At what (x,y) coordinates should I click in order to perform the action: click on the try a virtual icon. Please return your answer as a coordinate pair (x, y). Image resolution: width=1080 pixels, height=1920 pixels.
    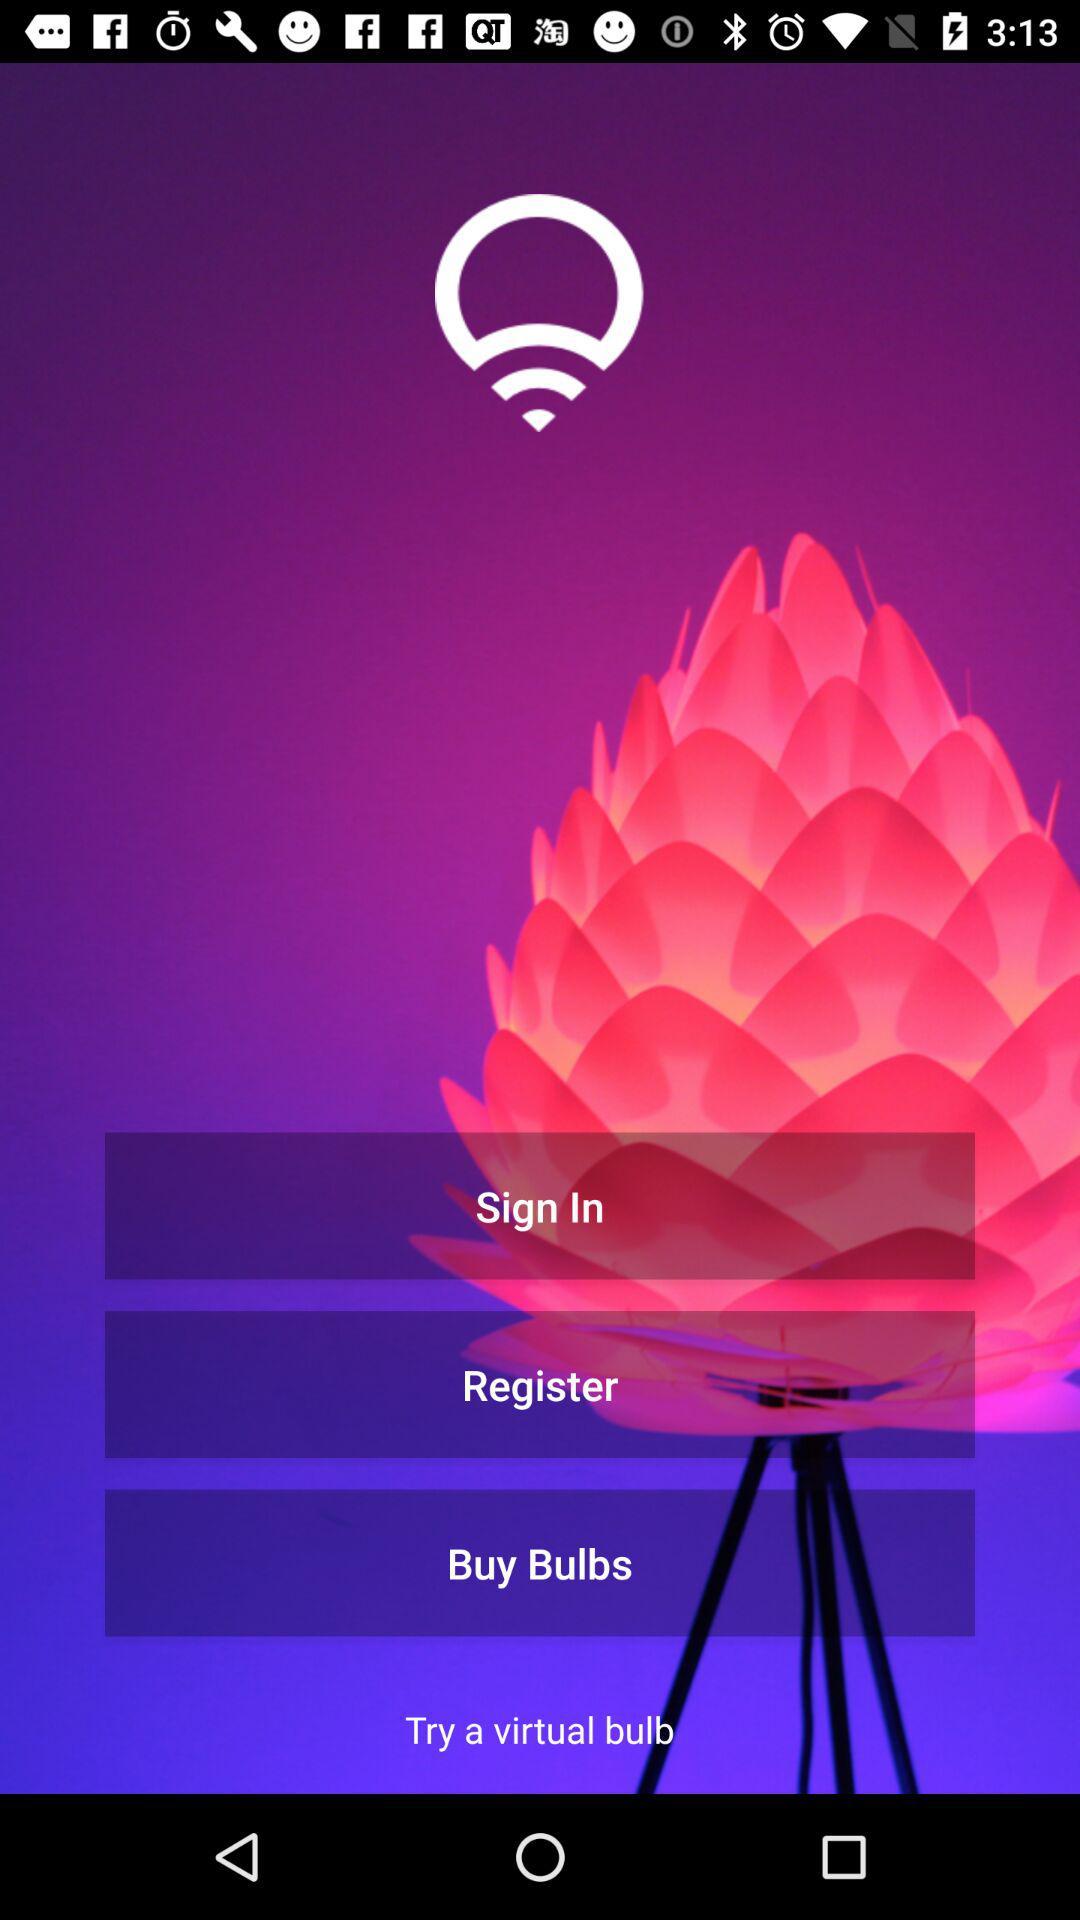
    Looking at the image, I should click on (538, 1728).